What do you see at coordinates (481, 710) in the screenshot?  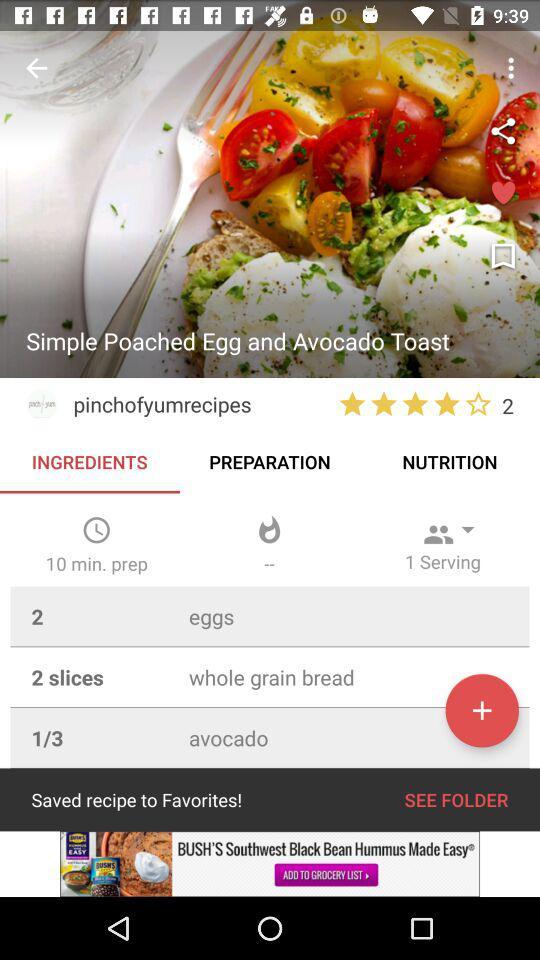 I see `a recipe` at bounding box center [481, 710].